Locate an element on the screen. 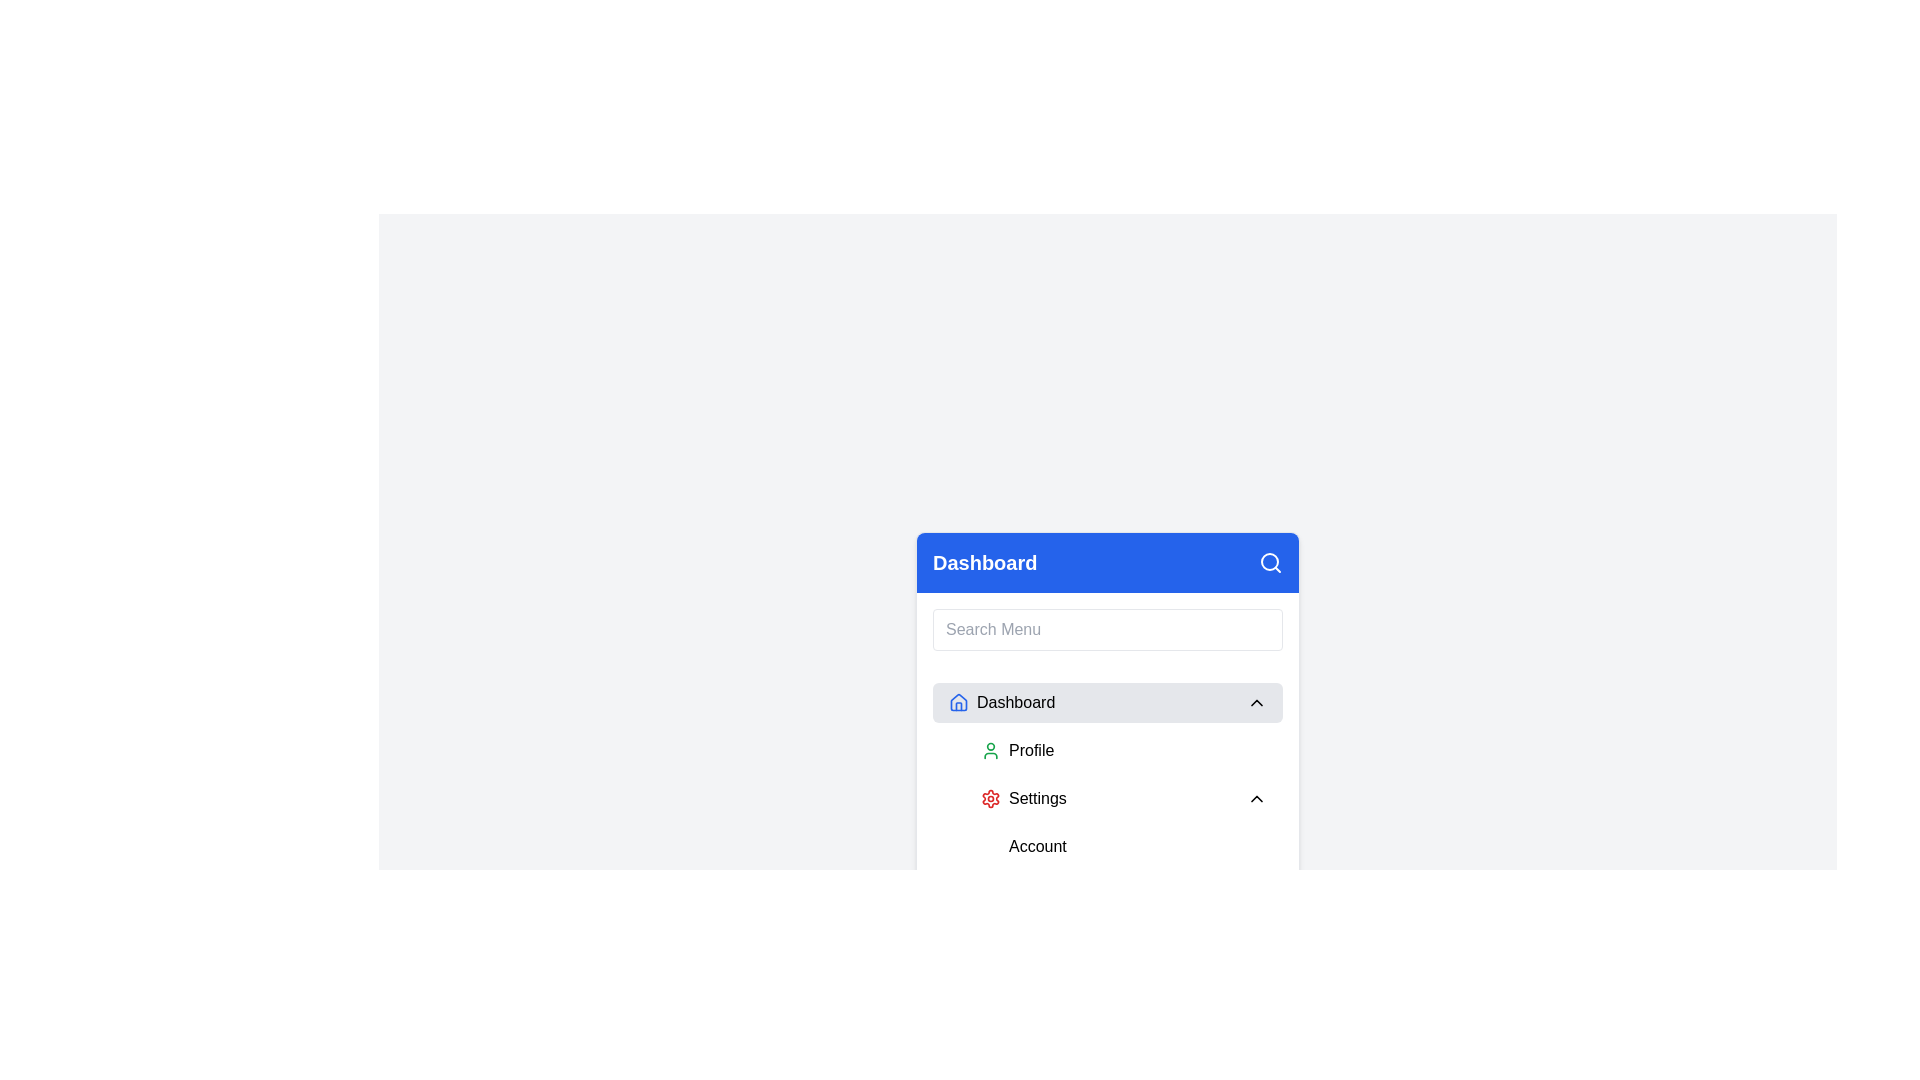 The image size is (1920, 1080). the selectable menu item with gear icon and text is located at coordinates (1022, 797).